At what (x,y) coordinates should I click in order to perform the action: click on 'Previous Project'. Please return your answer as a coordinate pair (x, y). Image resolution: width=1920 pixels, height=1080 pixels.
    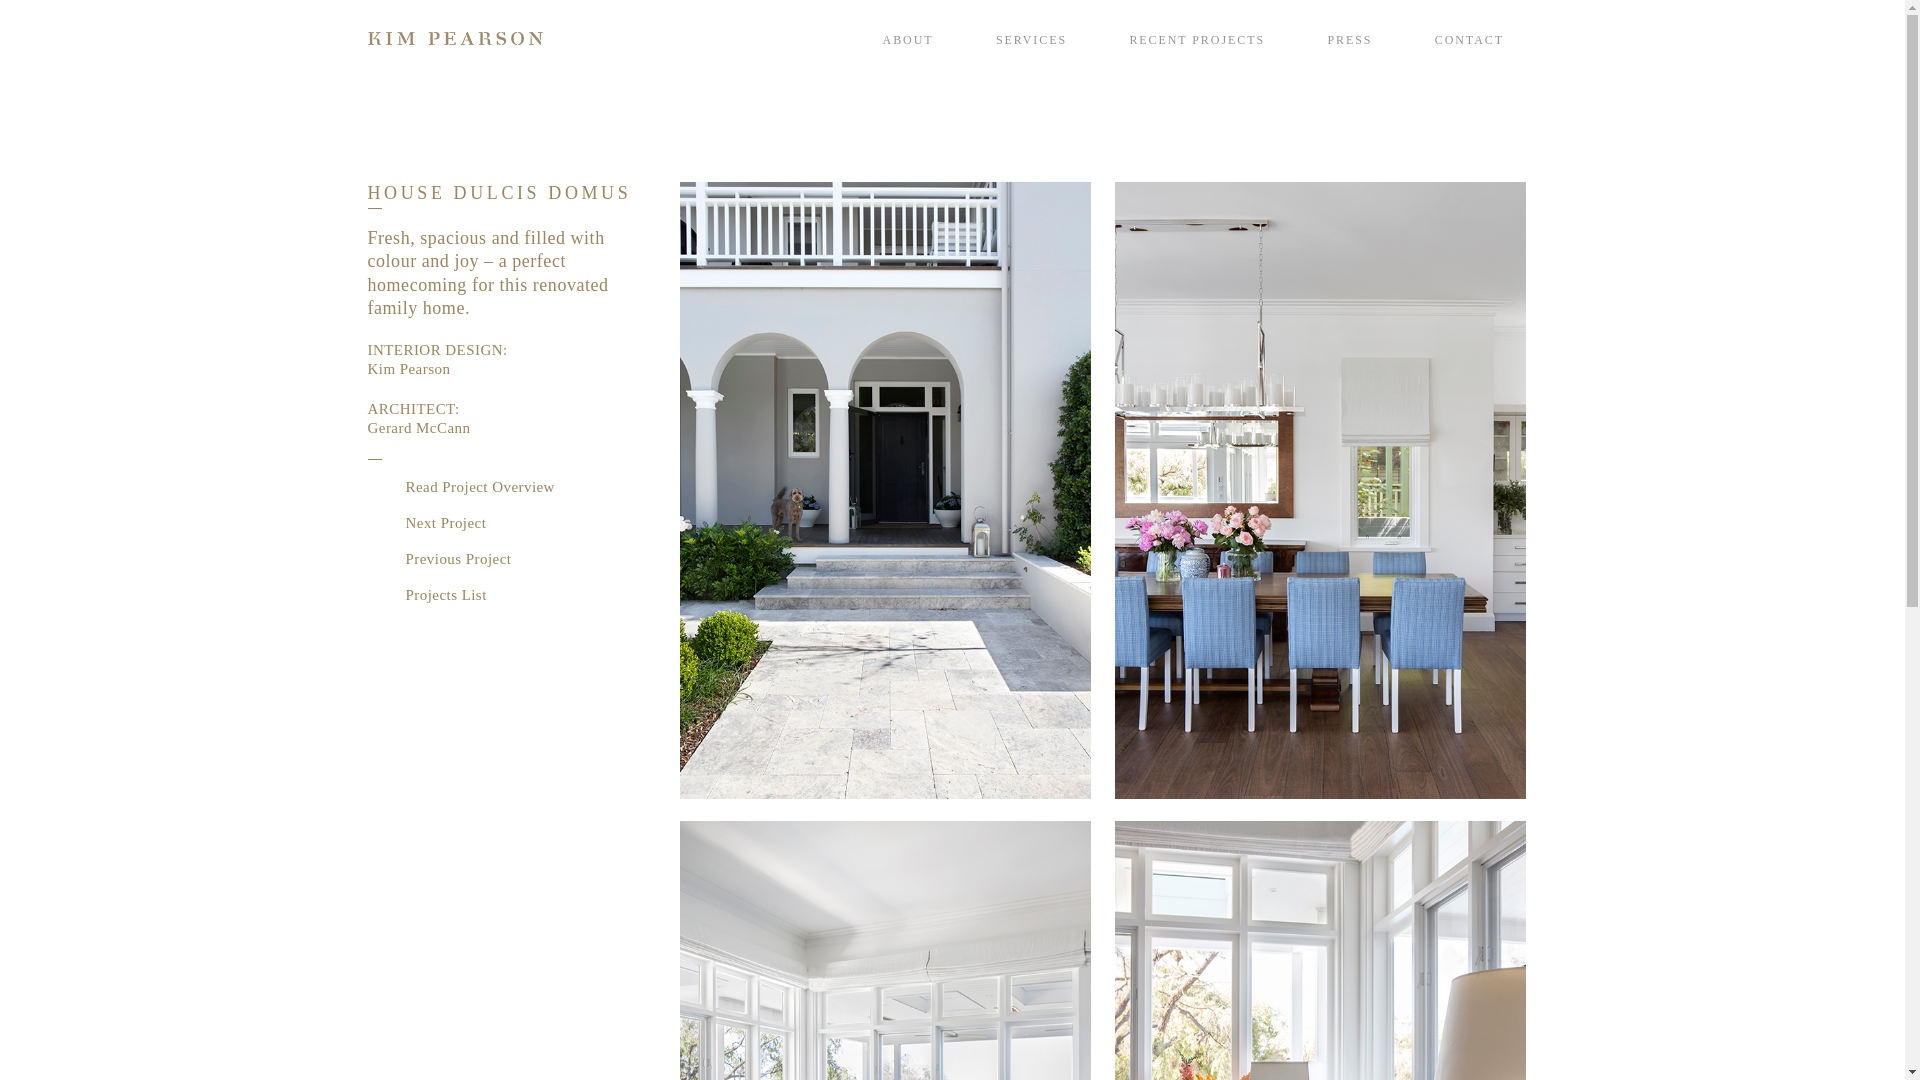
    Looking at the image, I should click on (439, 559).